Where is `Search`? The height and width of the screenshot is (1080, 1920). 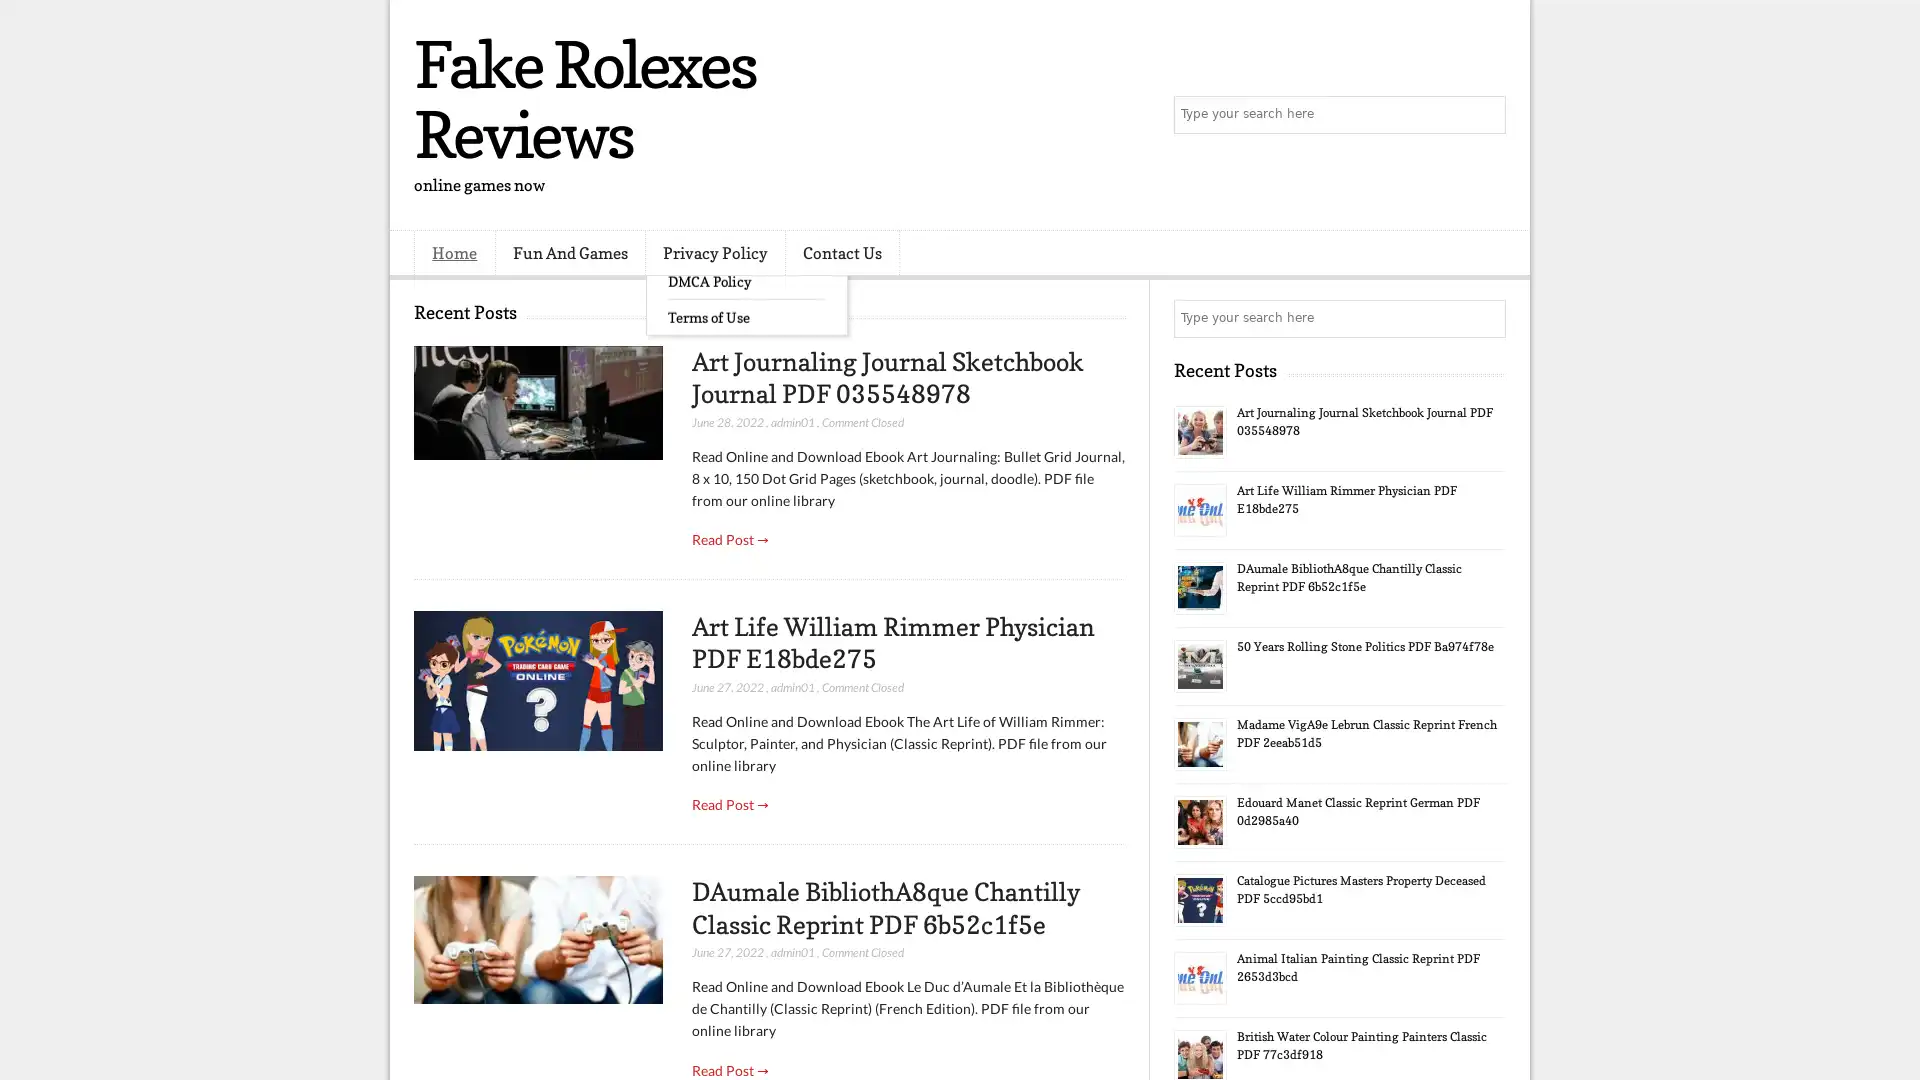
Search is located at coordinates (1485, 115).